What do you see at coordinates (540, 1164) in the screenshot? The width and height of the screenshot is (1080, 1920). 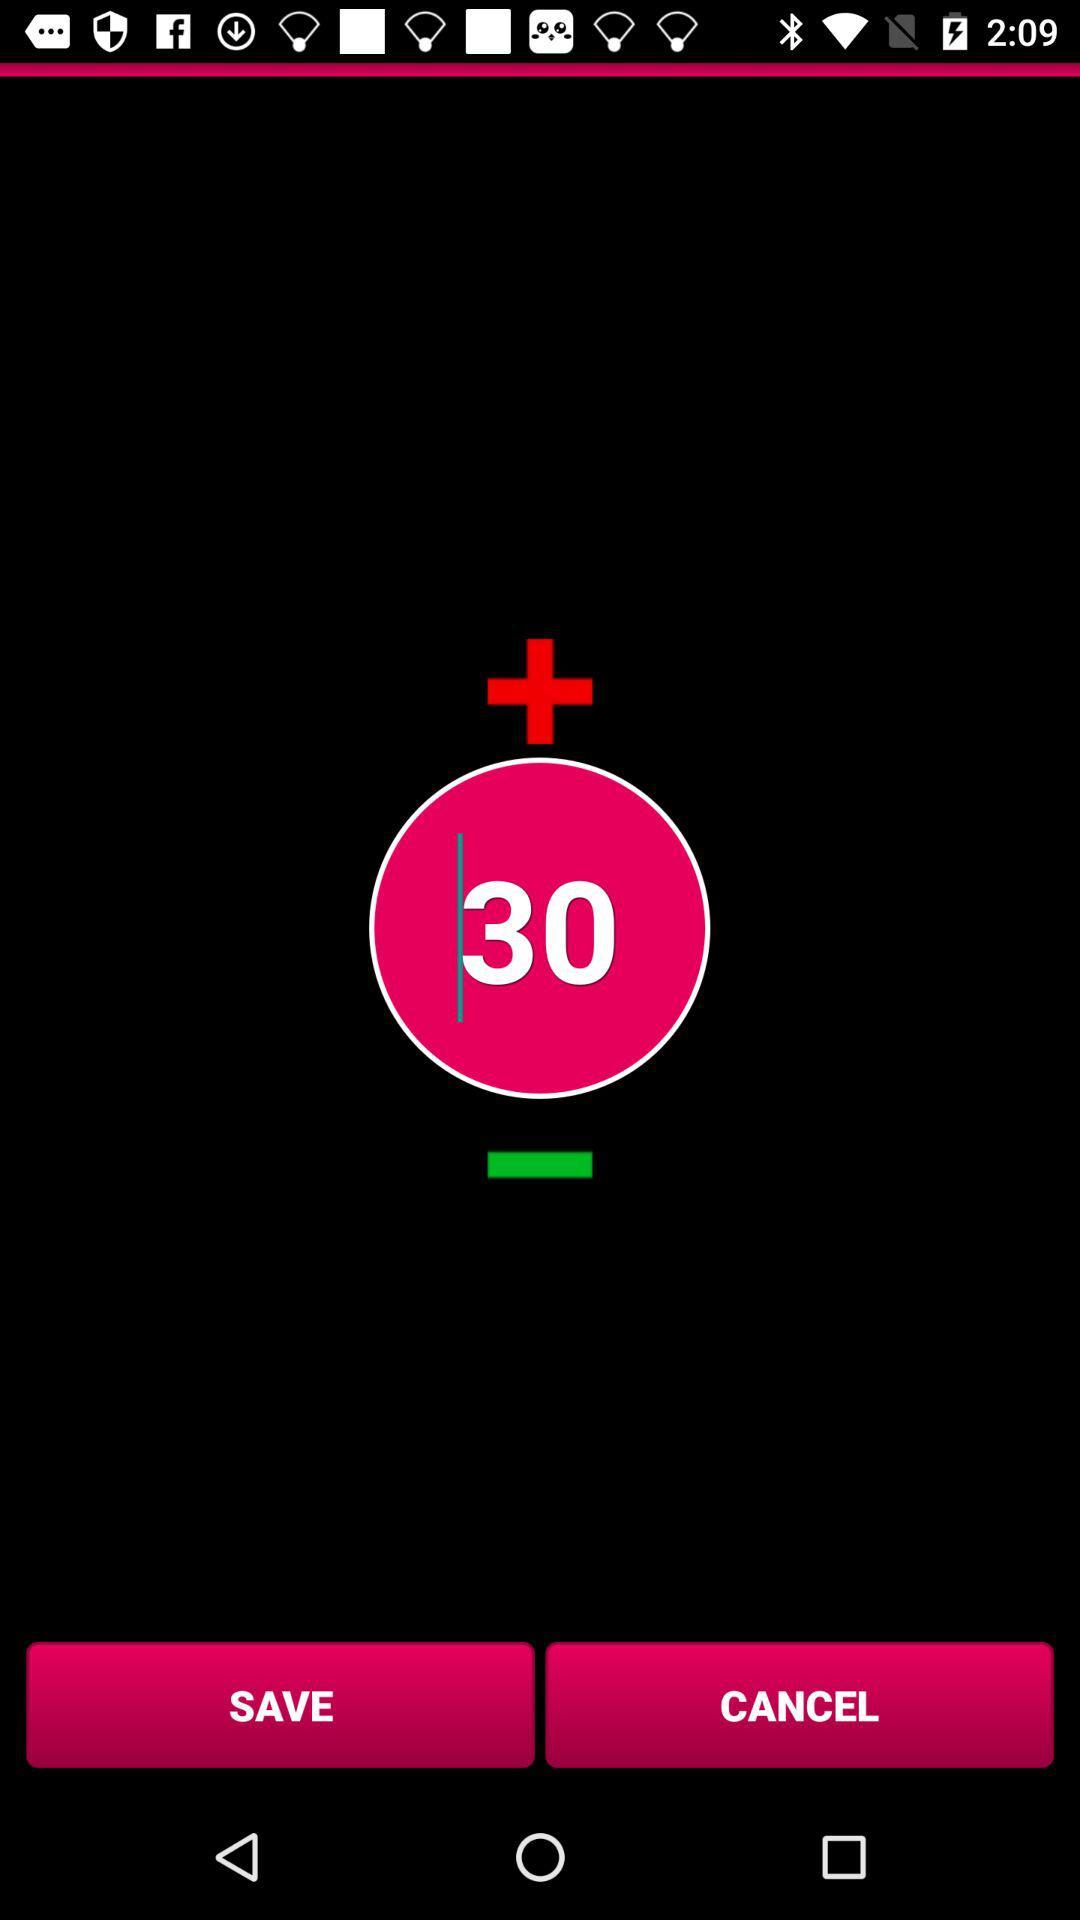 I see `the minus icon` at bounding box center [540, 1164].